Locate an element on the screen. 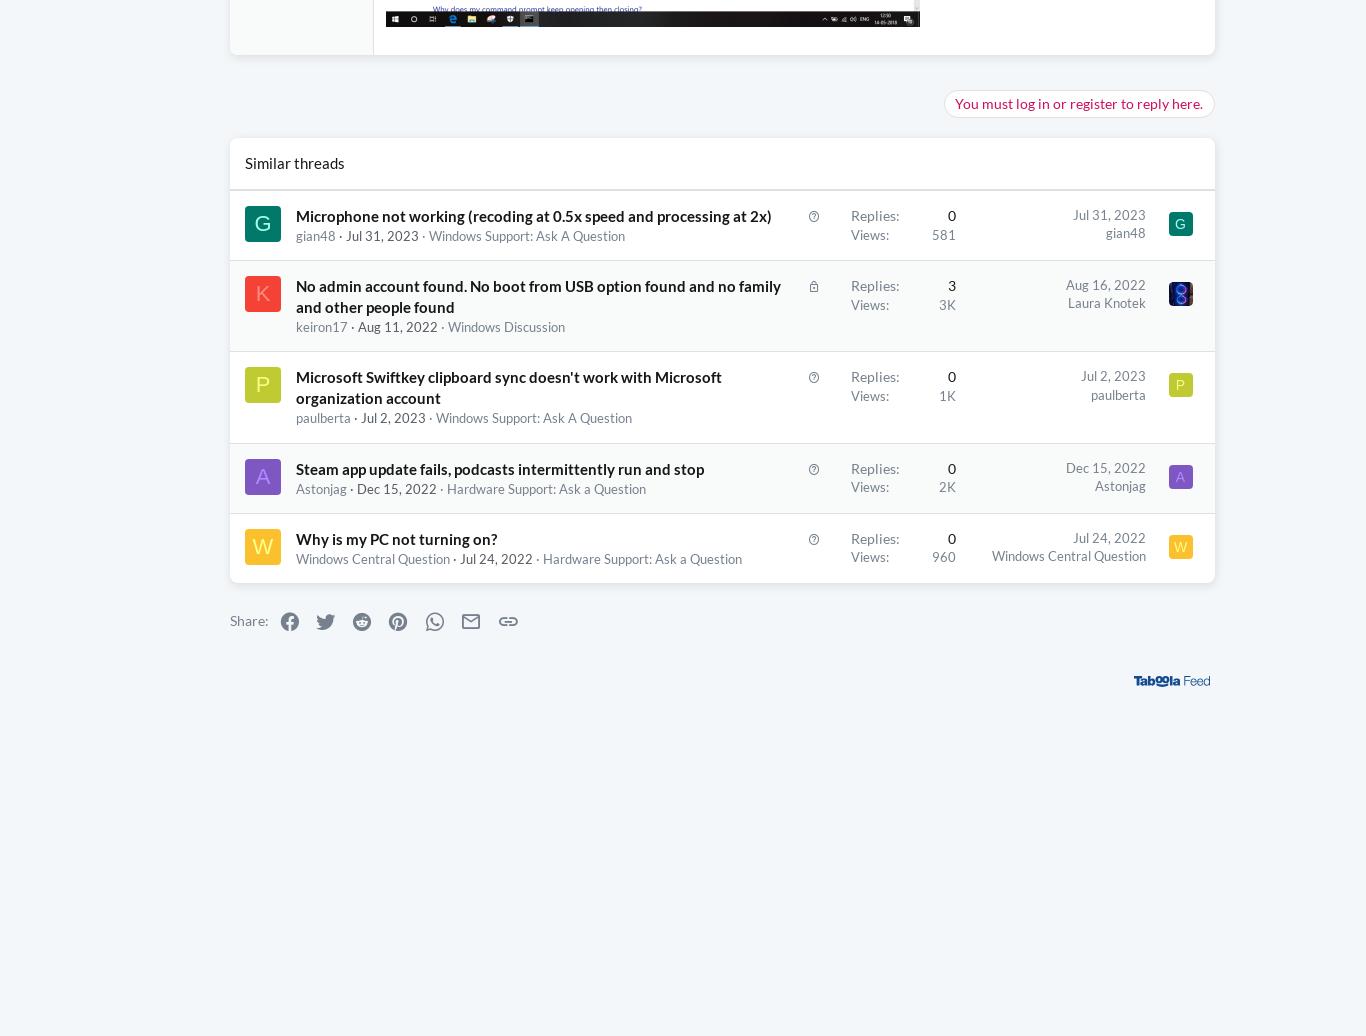 This screenshot has height=1036, width=1366. 'Microsoft Swiftkey clipboard sync doesn't work with Microsoft organization account' is located at coordinates (438, 429).